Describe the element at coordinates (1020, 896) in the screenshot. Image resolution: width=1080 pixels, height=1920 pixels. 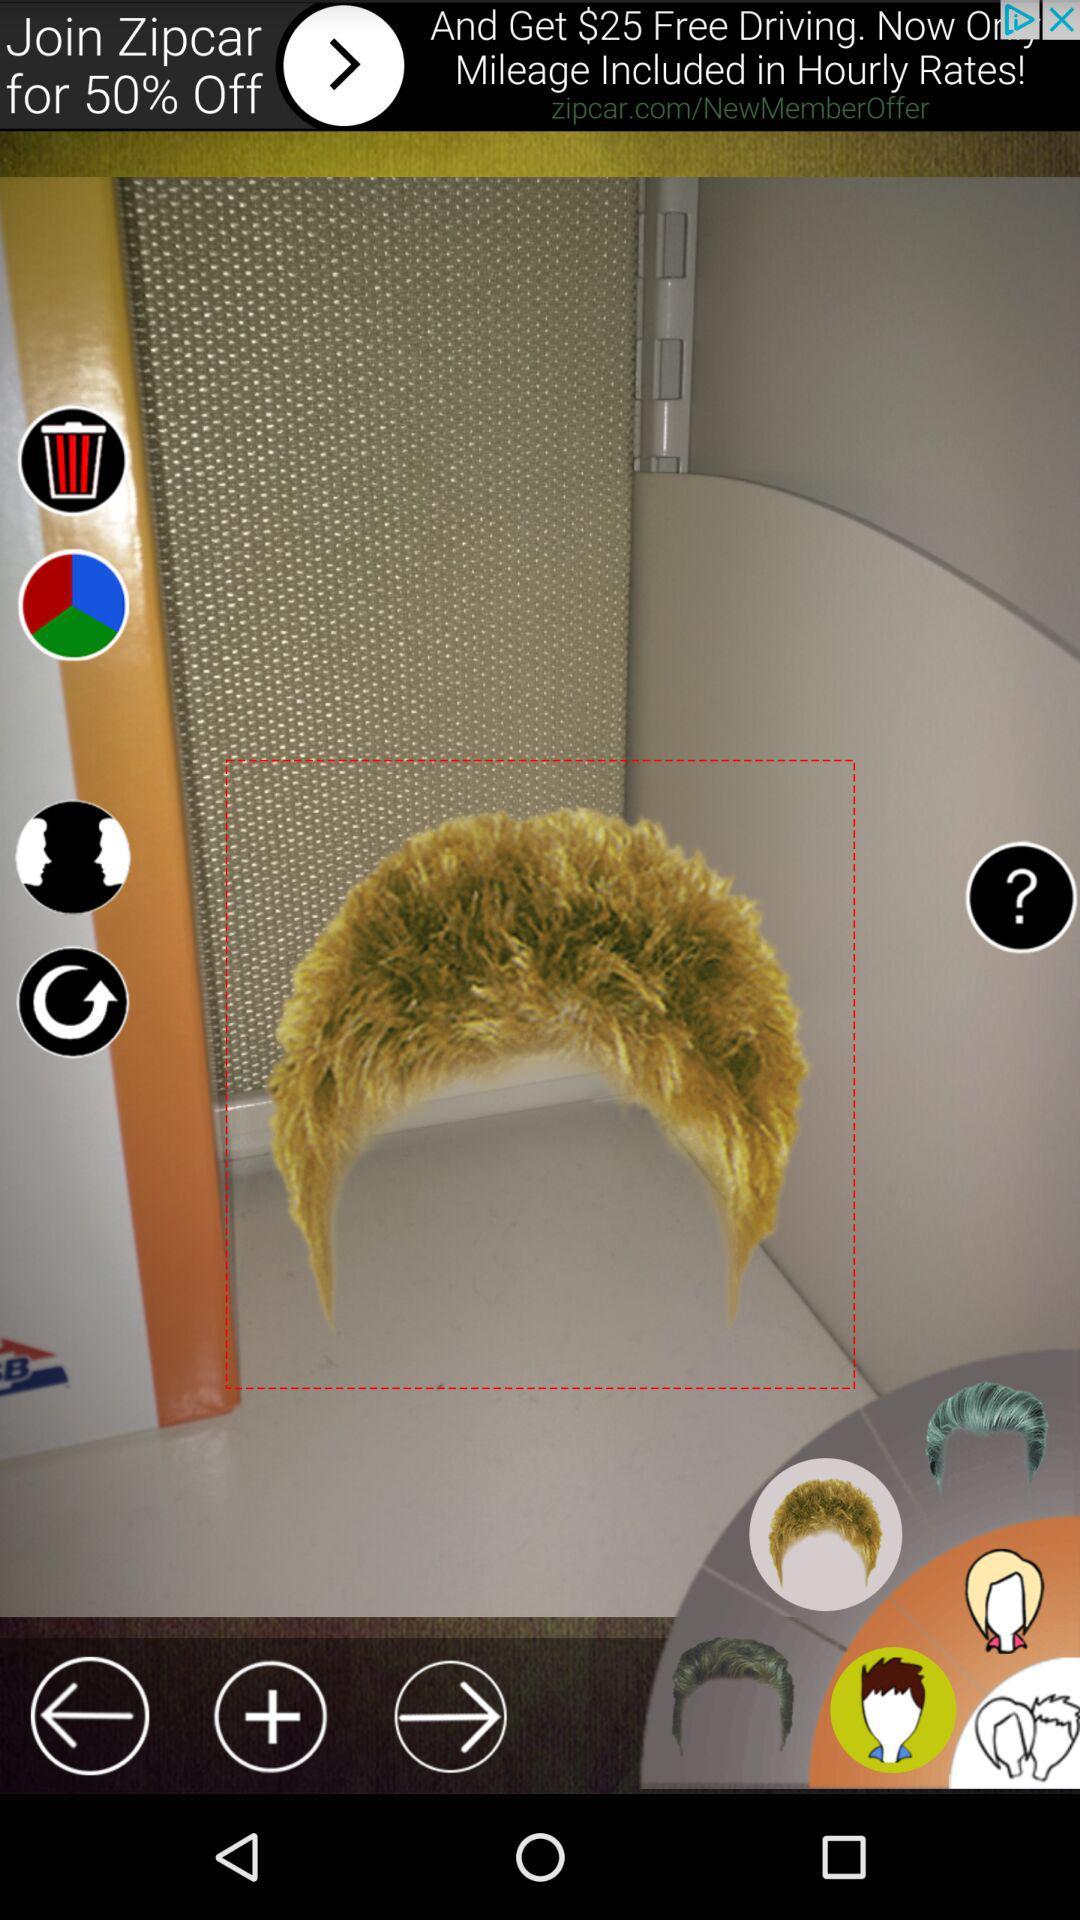
I see `question symbol` at that location.